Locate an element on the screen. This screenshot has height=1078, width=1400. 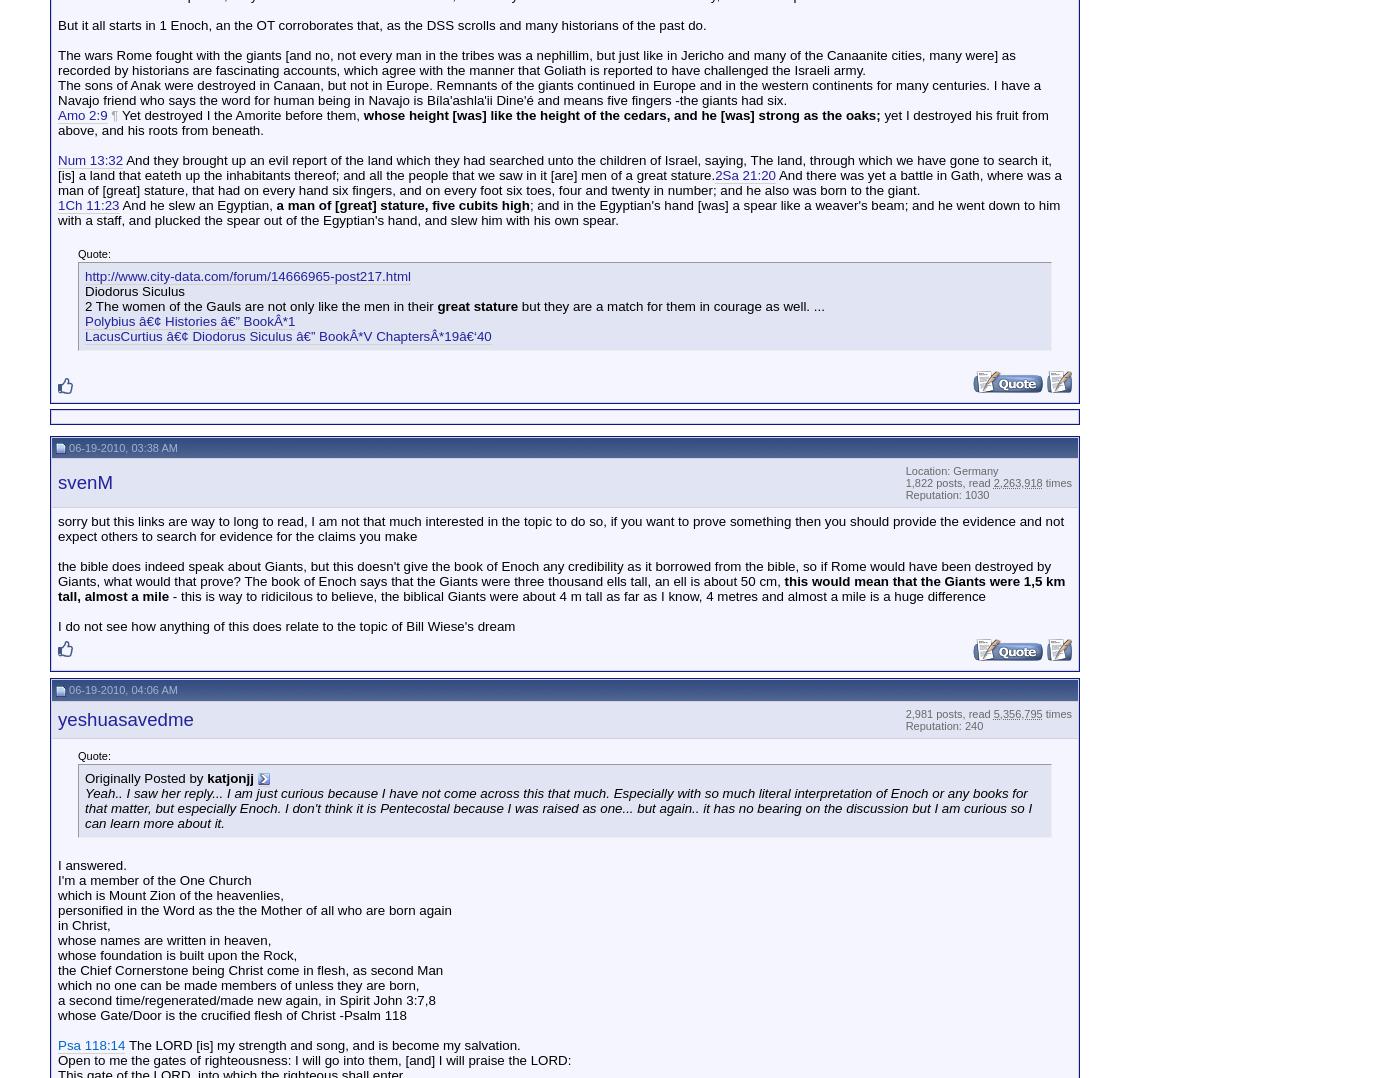
'in Christ,' is located at coordinates (84, 924).